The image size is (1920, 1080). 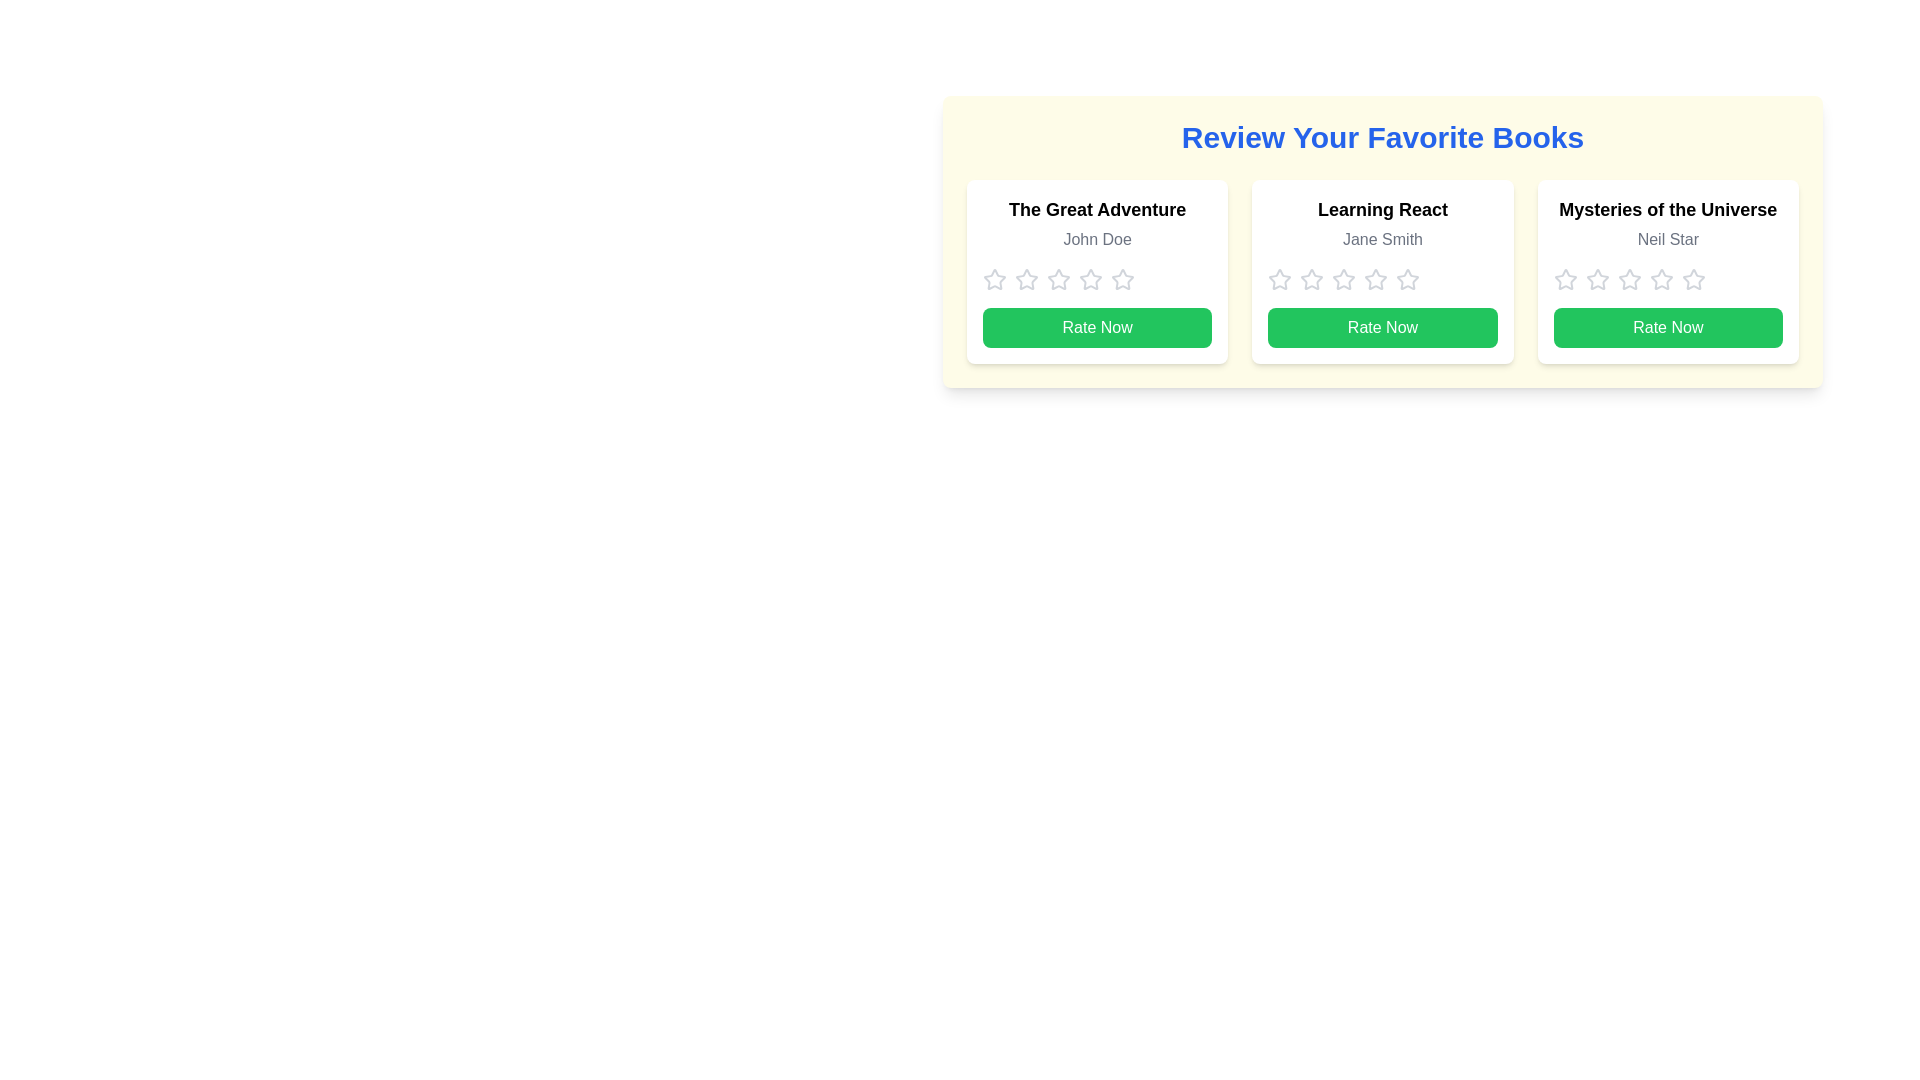 I want to click on the sixth star in the rating component for the book 'Learning React' by Jane Smith to interact with the rating value, so click(x=1375, y=280).